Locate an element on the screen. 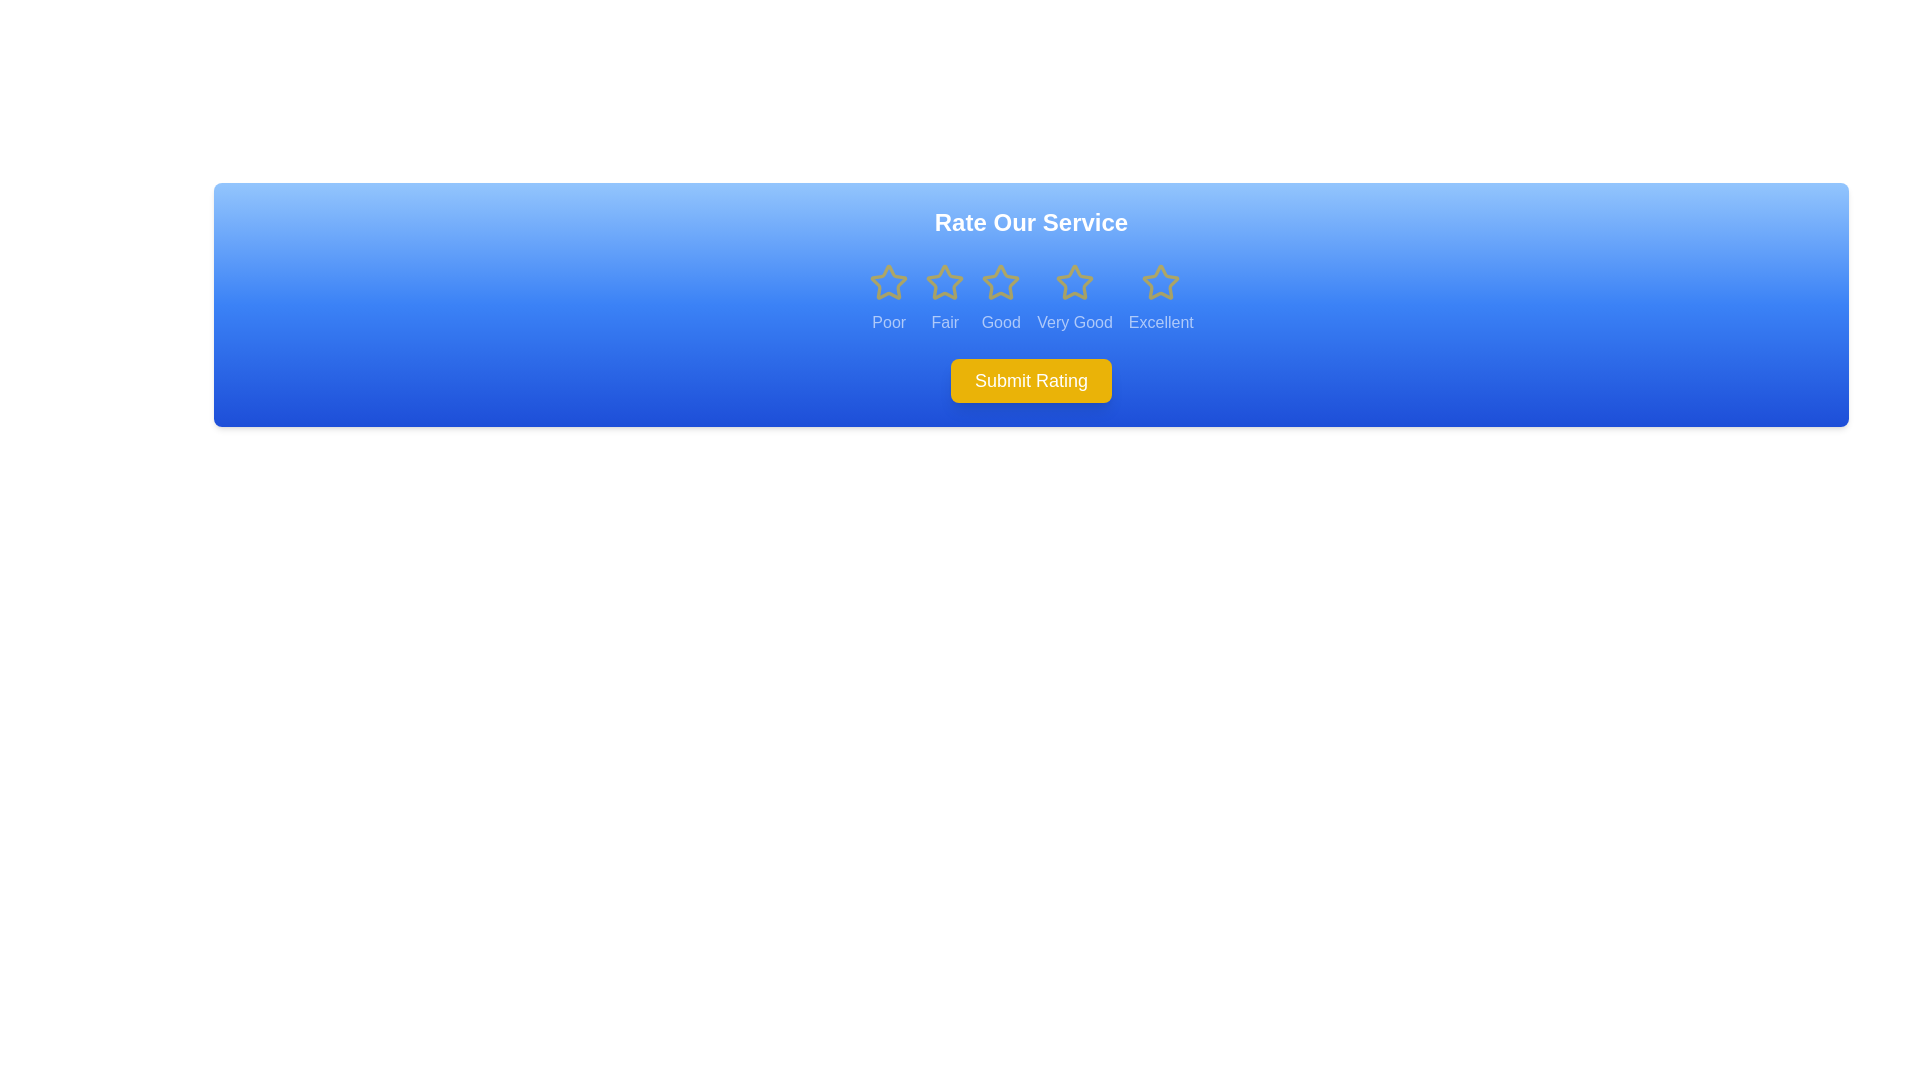  the text label displaying 'Poor' which is positioned below the first star in the rating interface is located at coordinates (888, 322).